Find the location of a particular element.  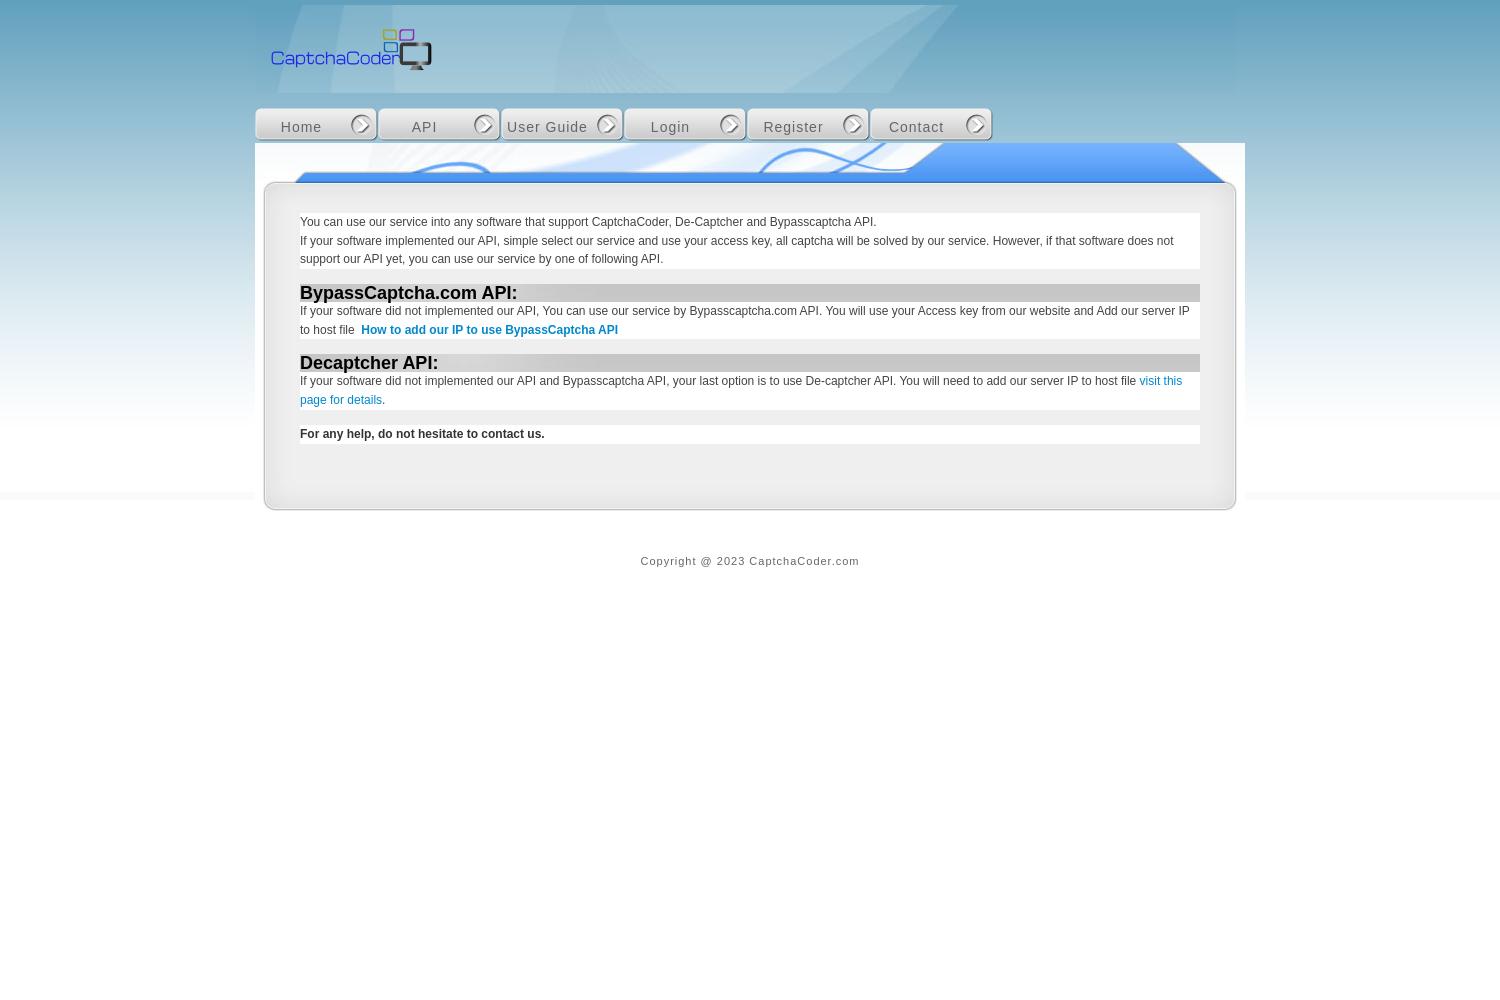

'.' is located at coordinates (383, 400).